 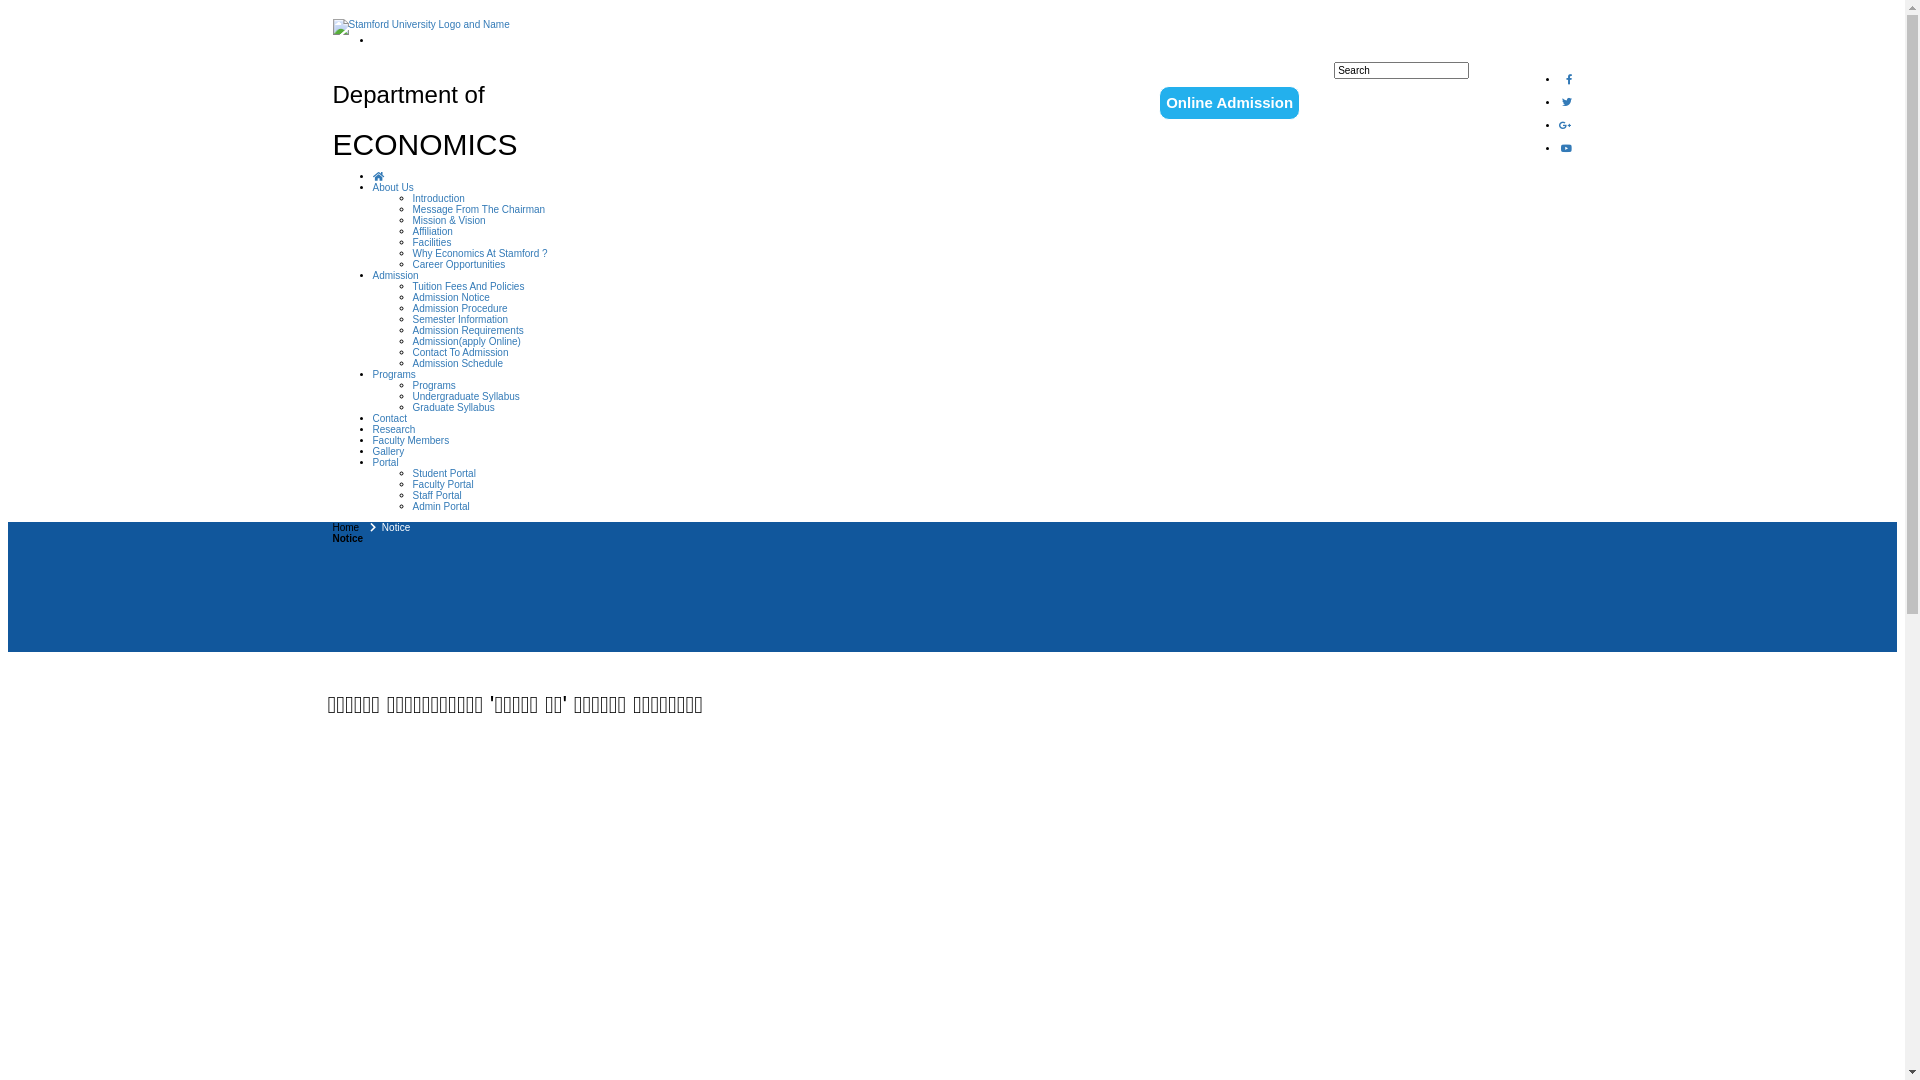 I want to click on 'Career Opportunities', so click(x=411, y=263).